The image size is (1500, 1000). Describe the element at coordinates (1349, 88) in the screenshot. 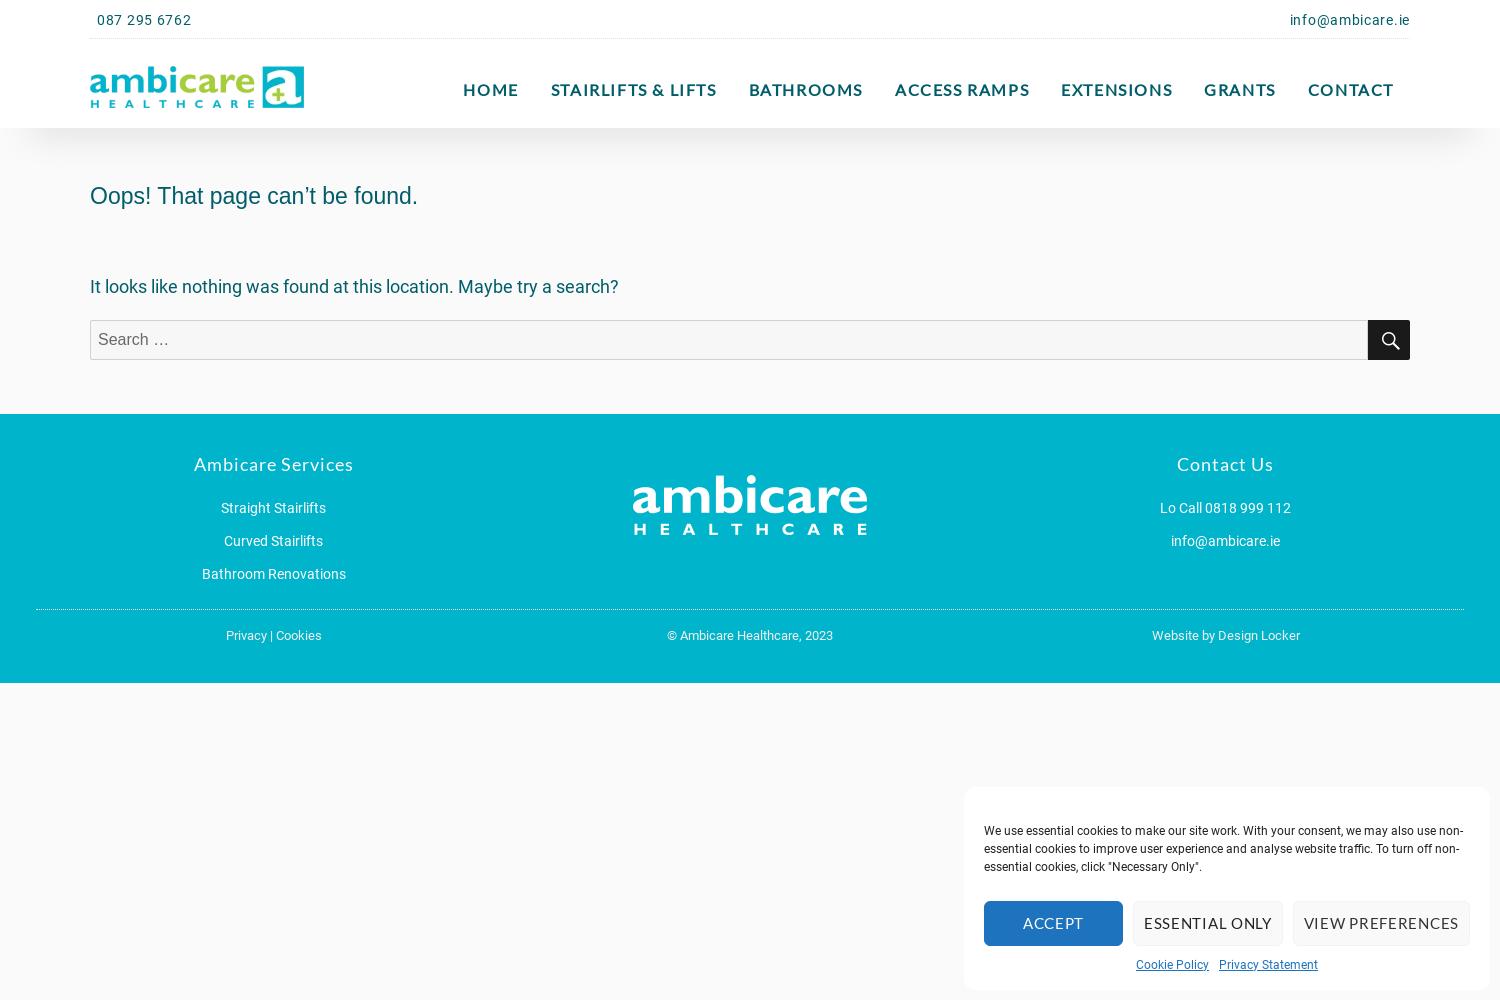

I see `'Contact'` at that location.